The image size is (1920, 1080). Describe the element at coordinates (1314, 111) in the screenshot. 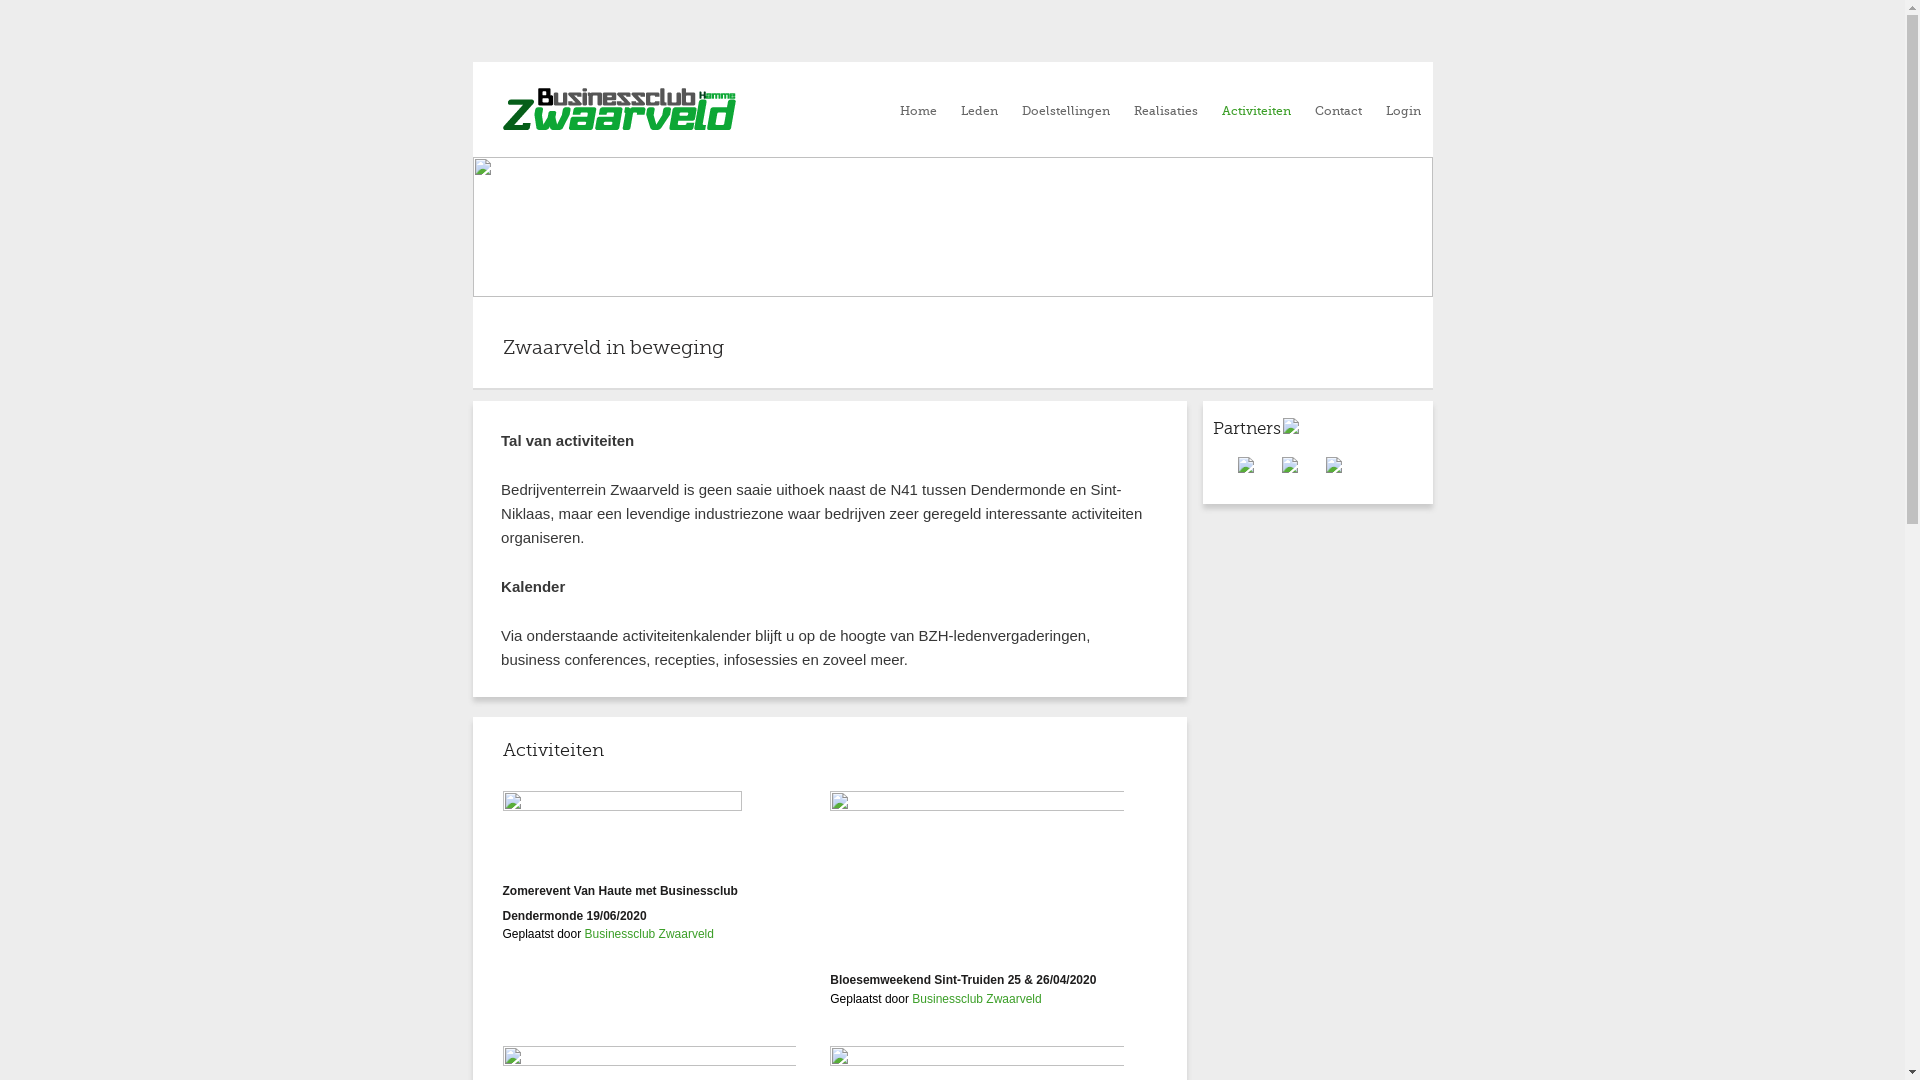

I see `'Contact'` at that location.